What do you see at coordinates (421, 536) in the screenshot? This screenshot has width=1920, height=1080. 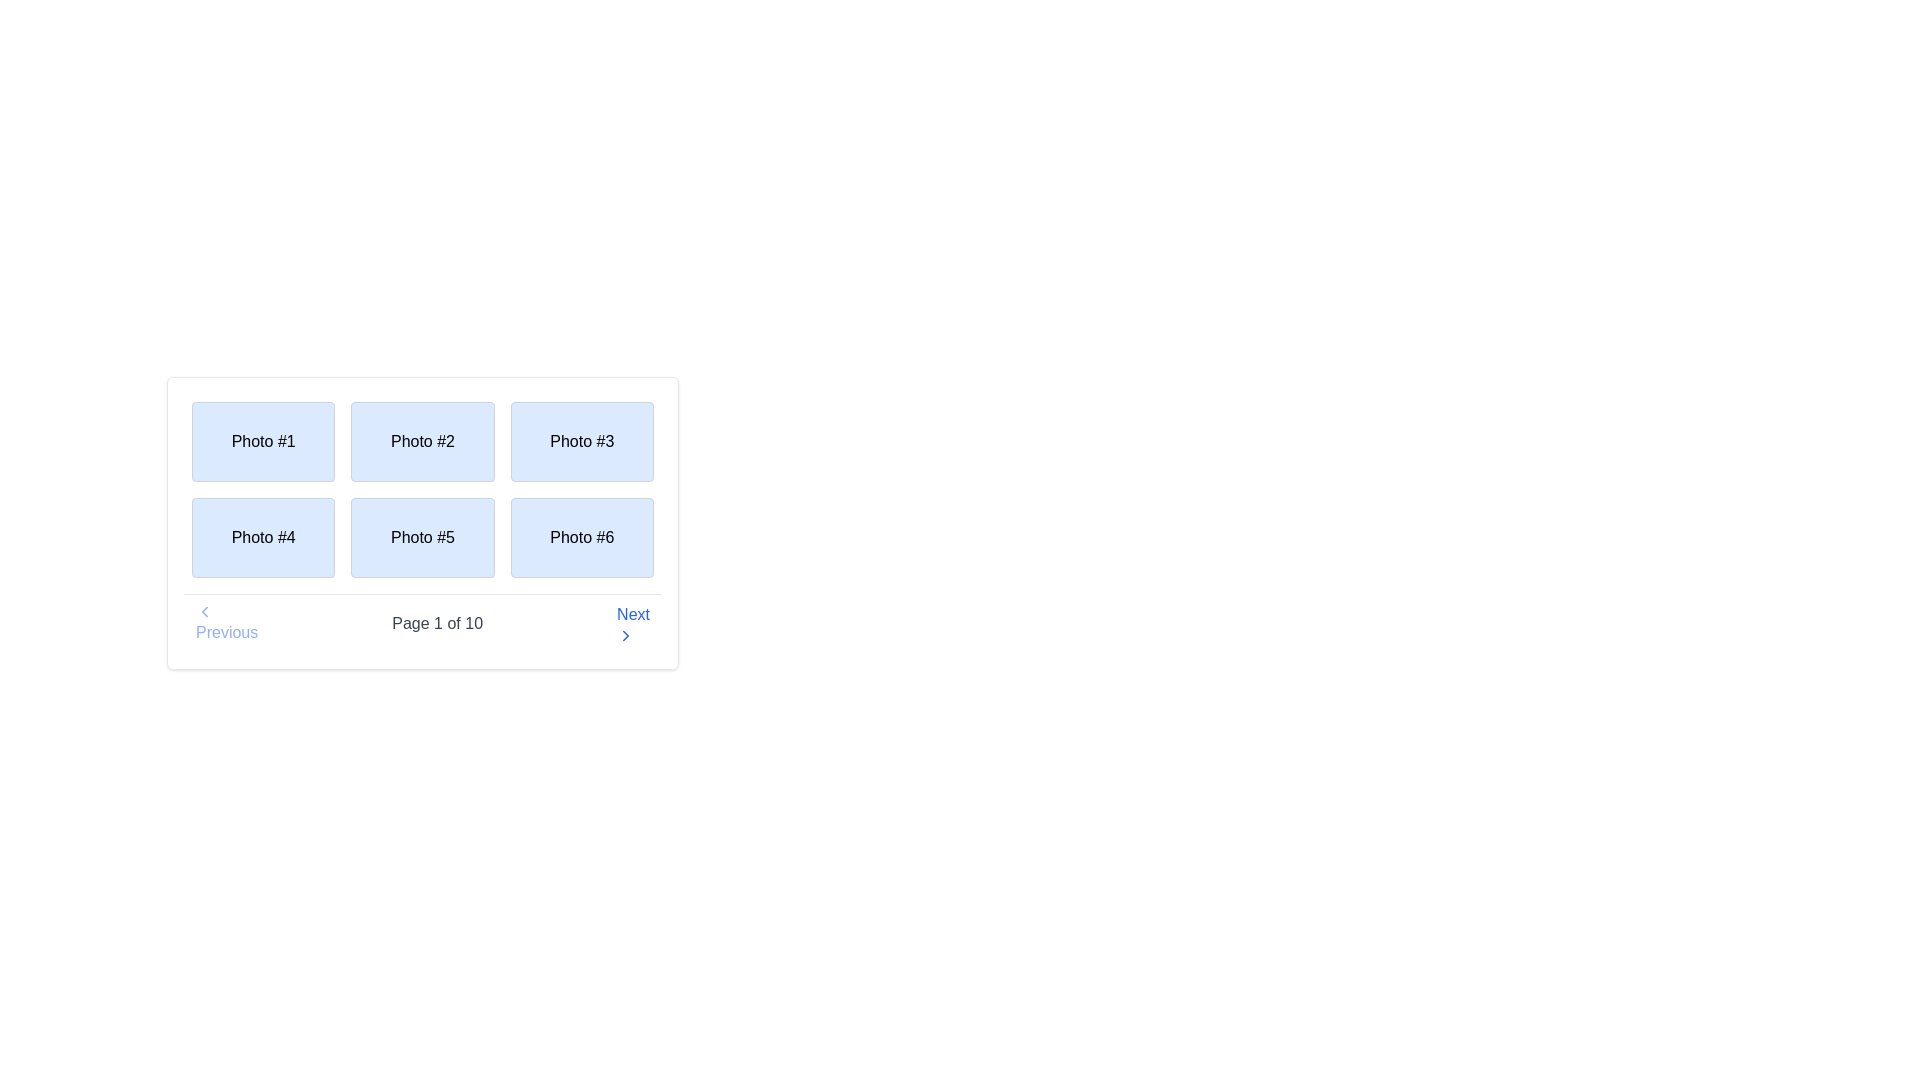 I see `the button labeled 'Photo #5' which has a light blue background and is located in the second row, second column of the grid` at bounding box center [421, 536].